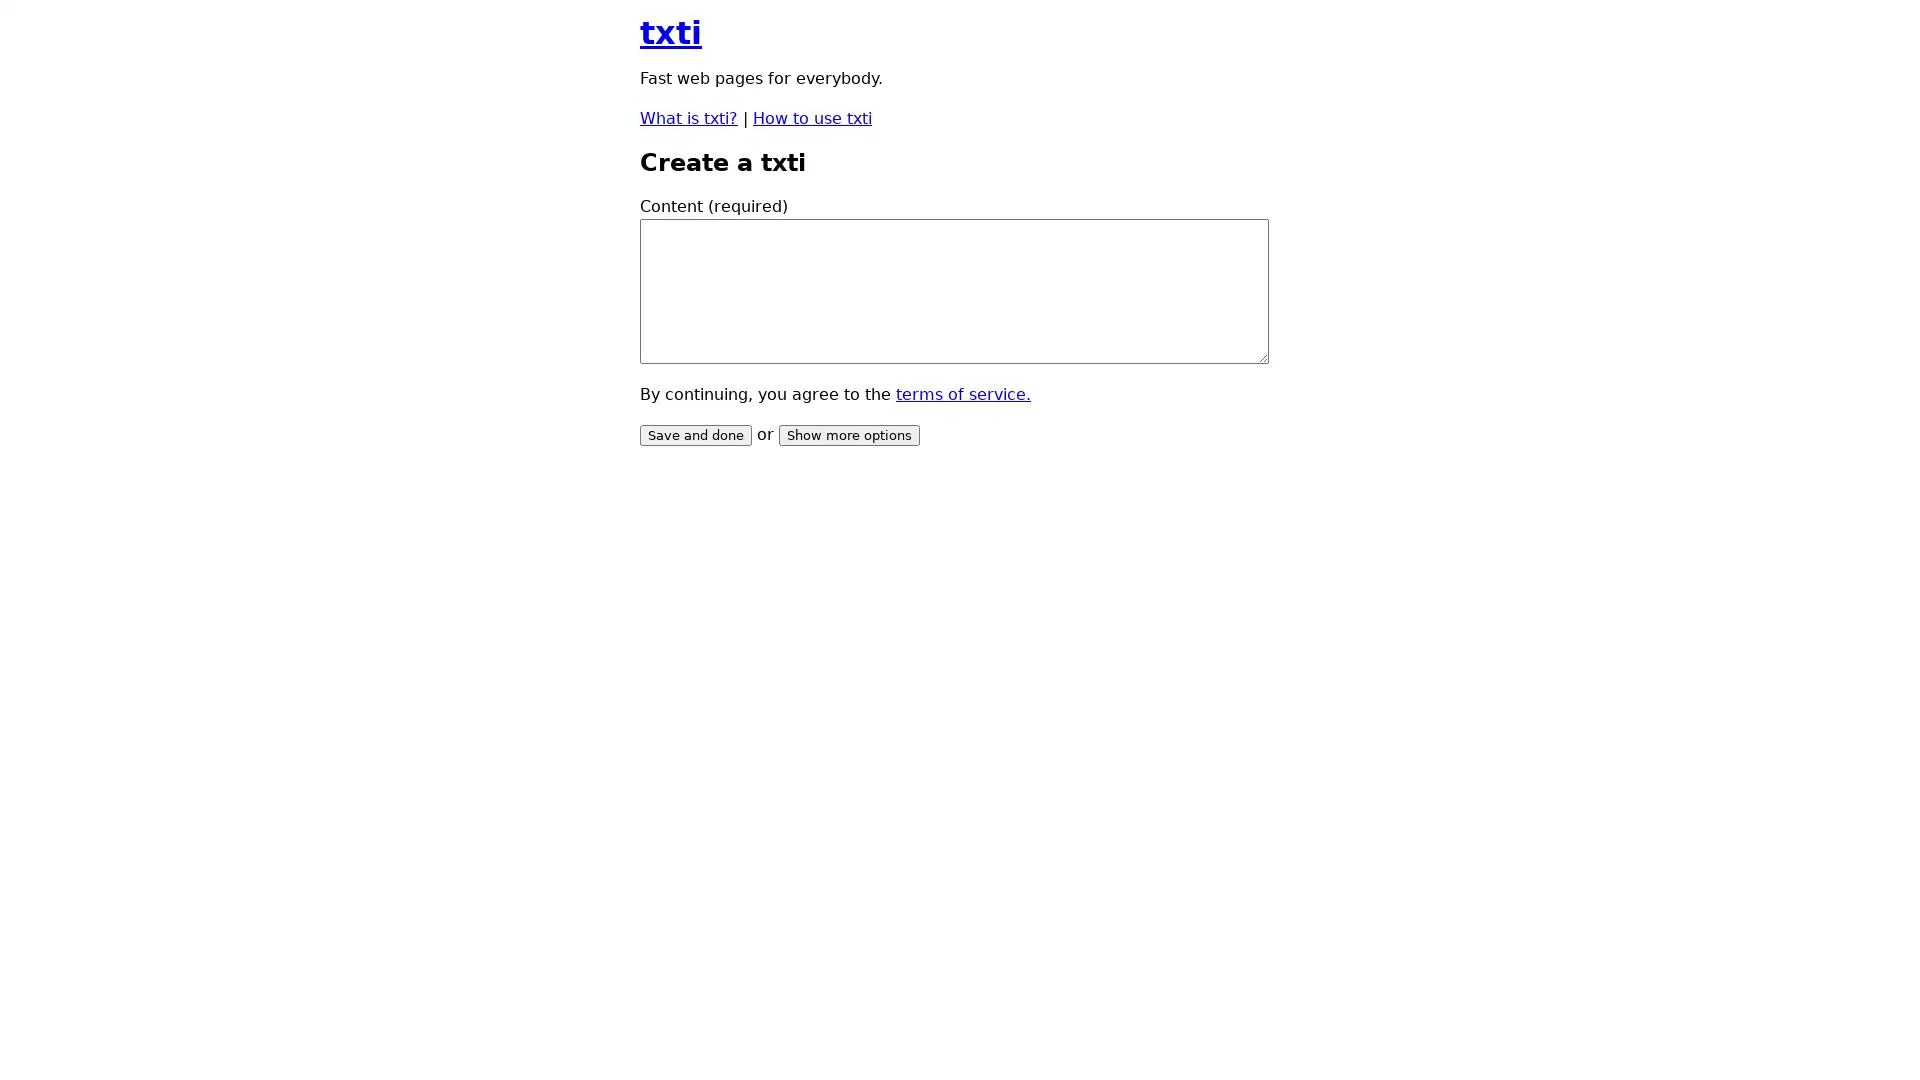 This screenshot has width=1920, height=1080. I want to click on Show more options, so click(849, 434).